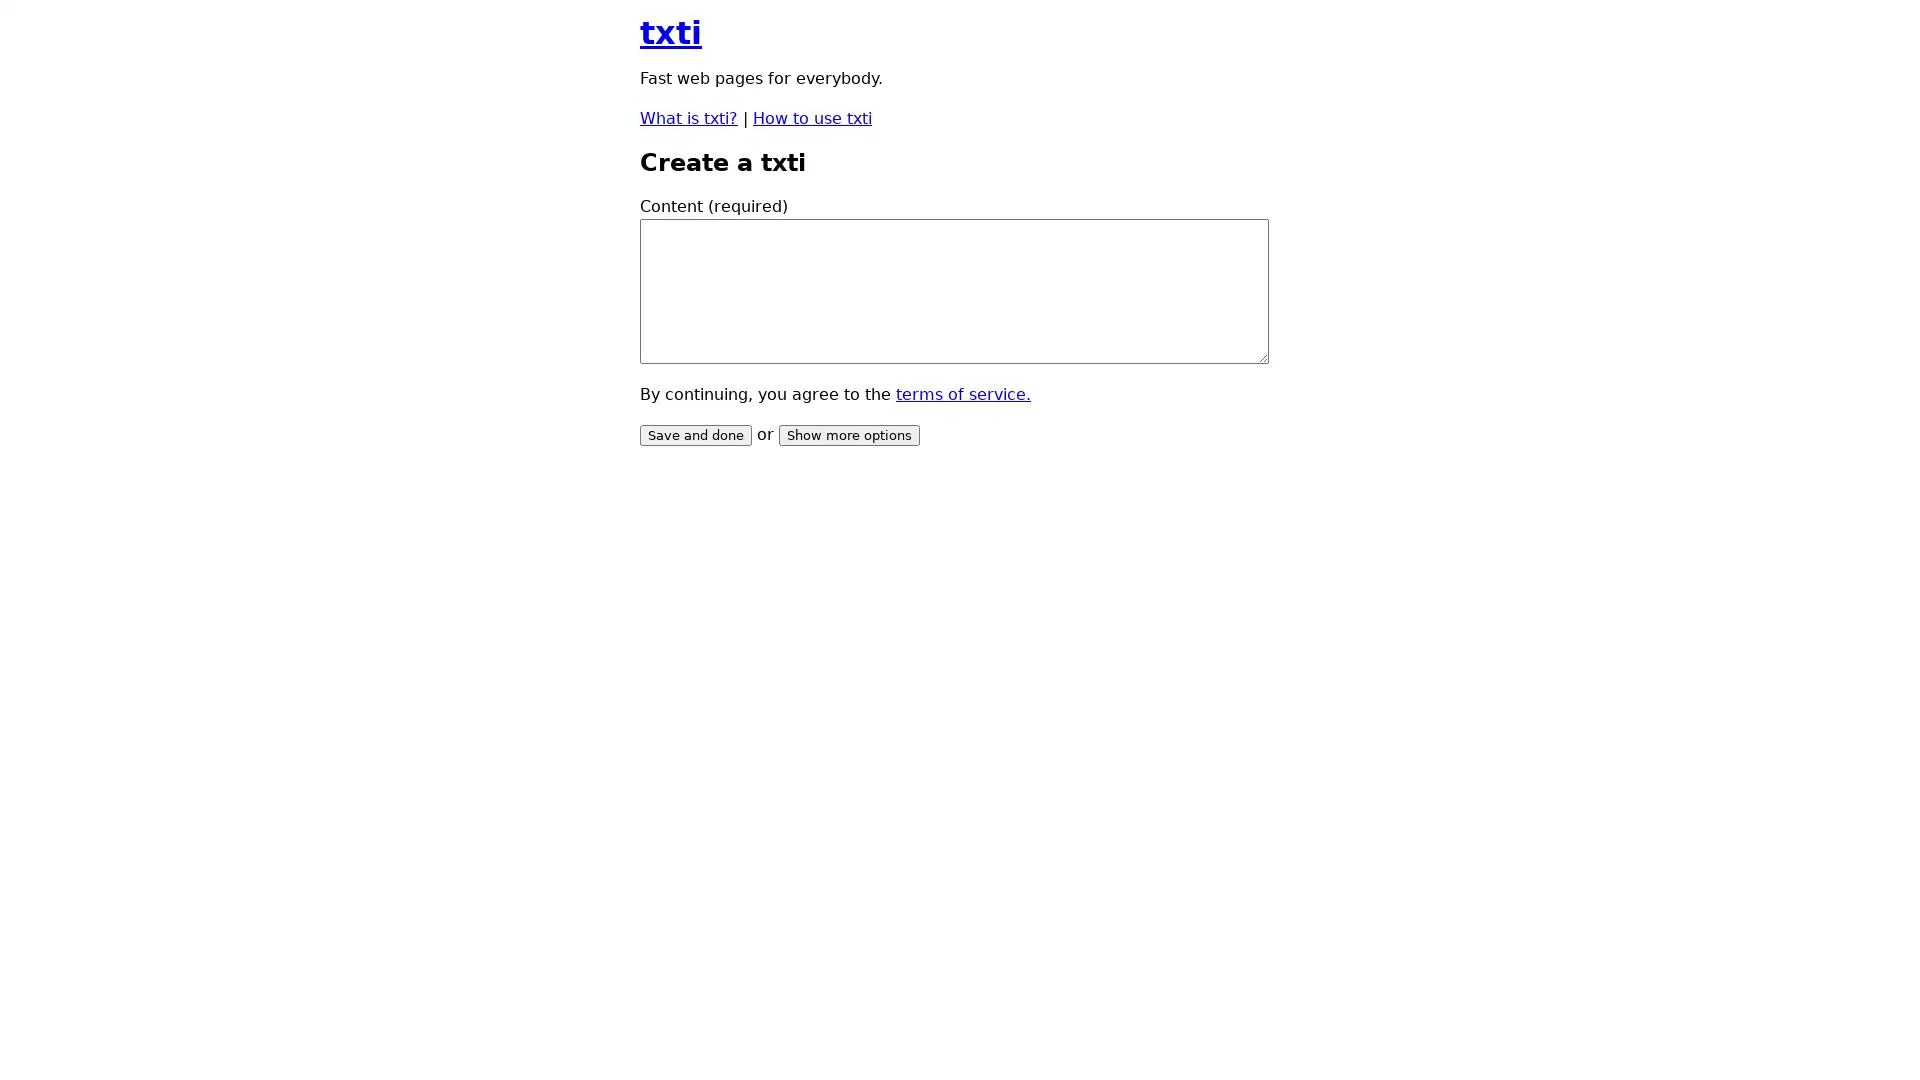 This screenshot has width=1920, height=1080. I want to click on Show more options, so click(849, 434).